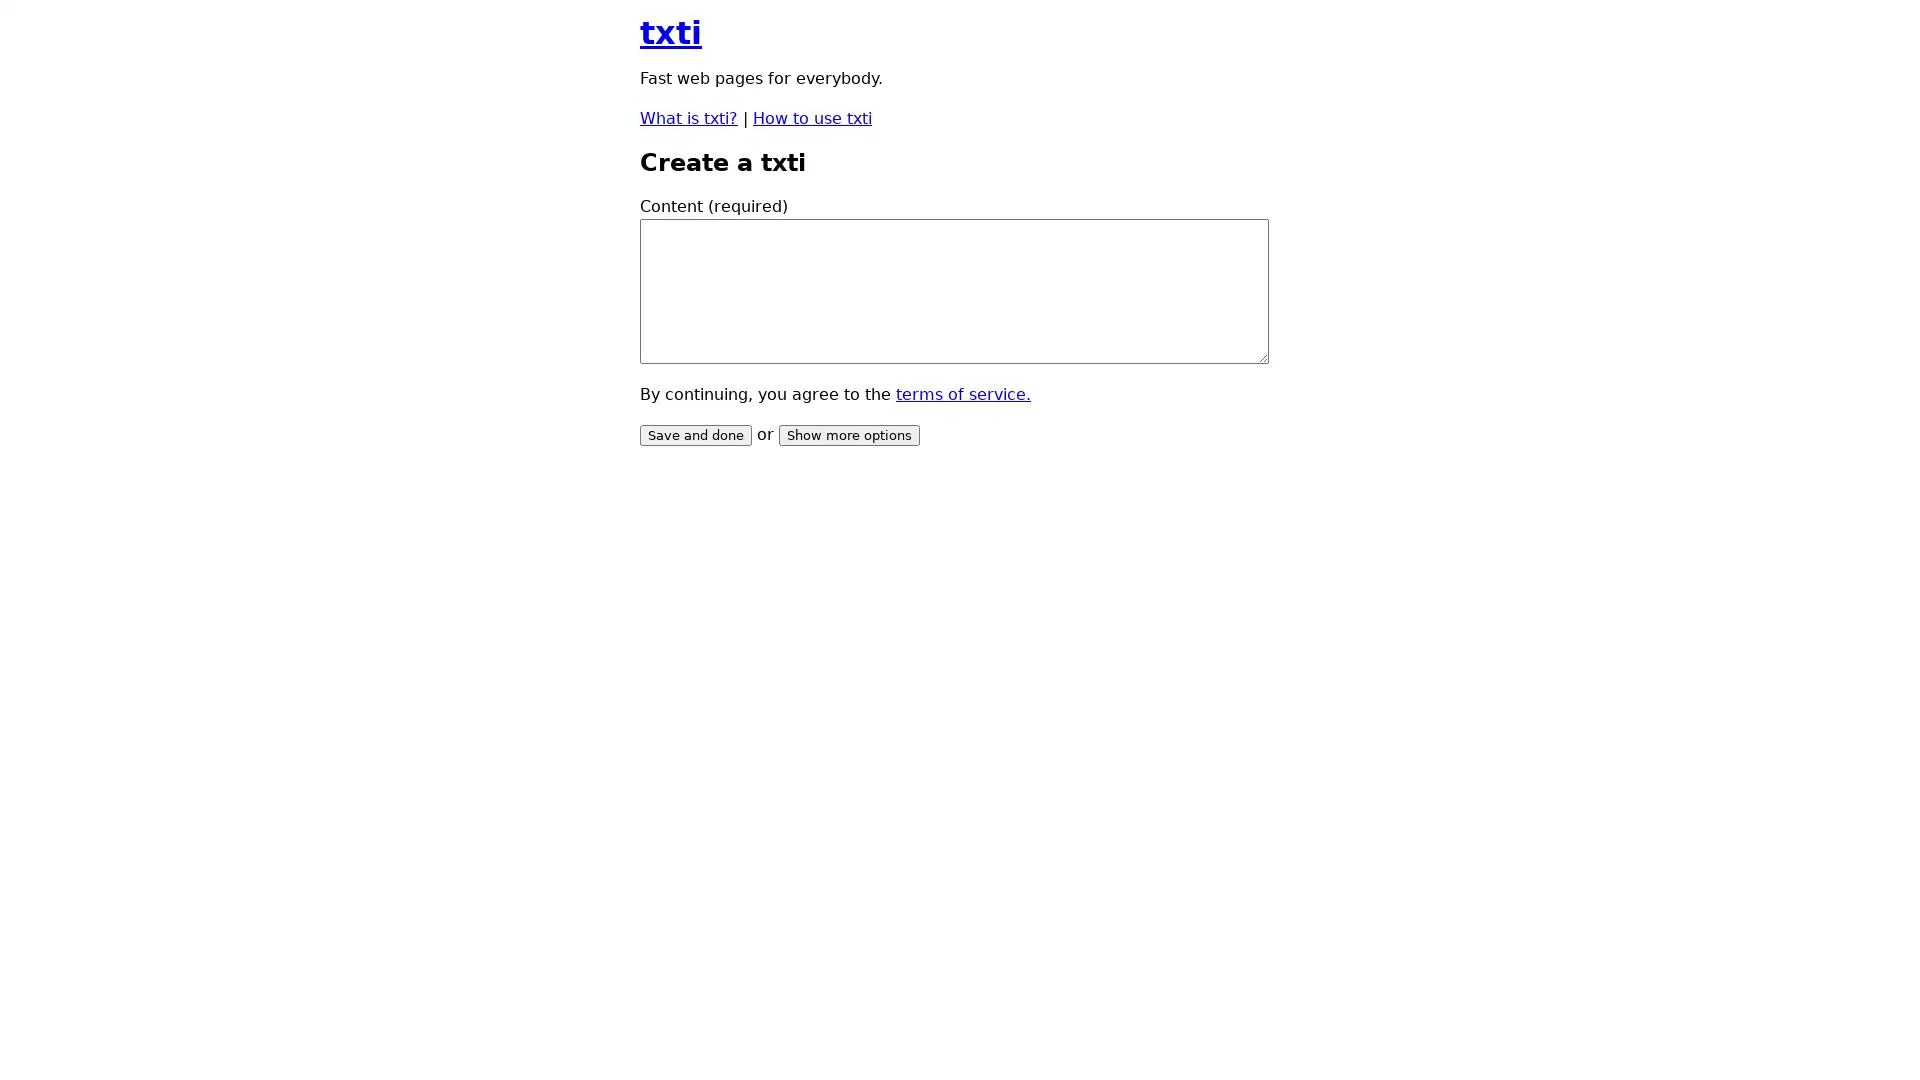 This screenshot has width=1920, height=1080. I want to click on Show more options, so click(849, 434).